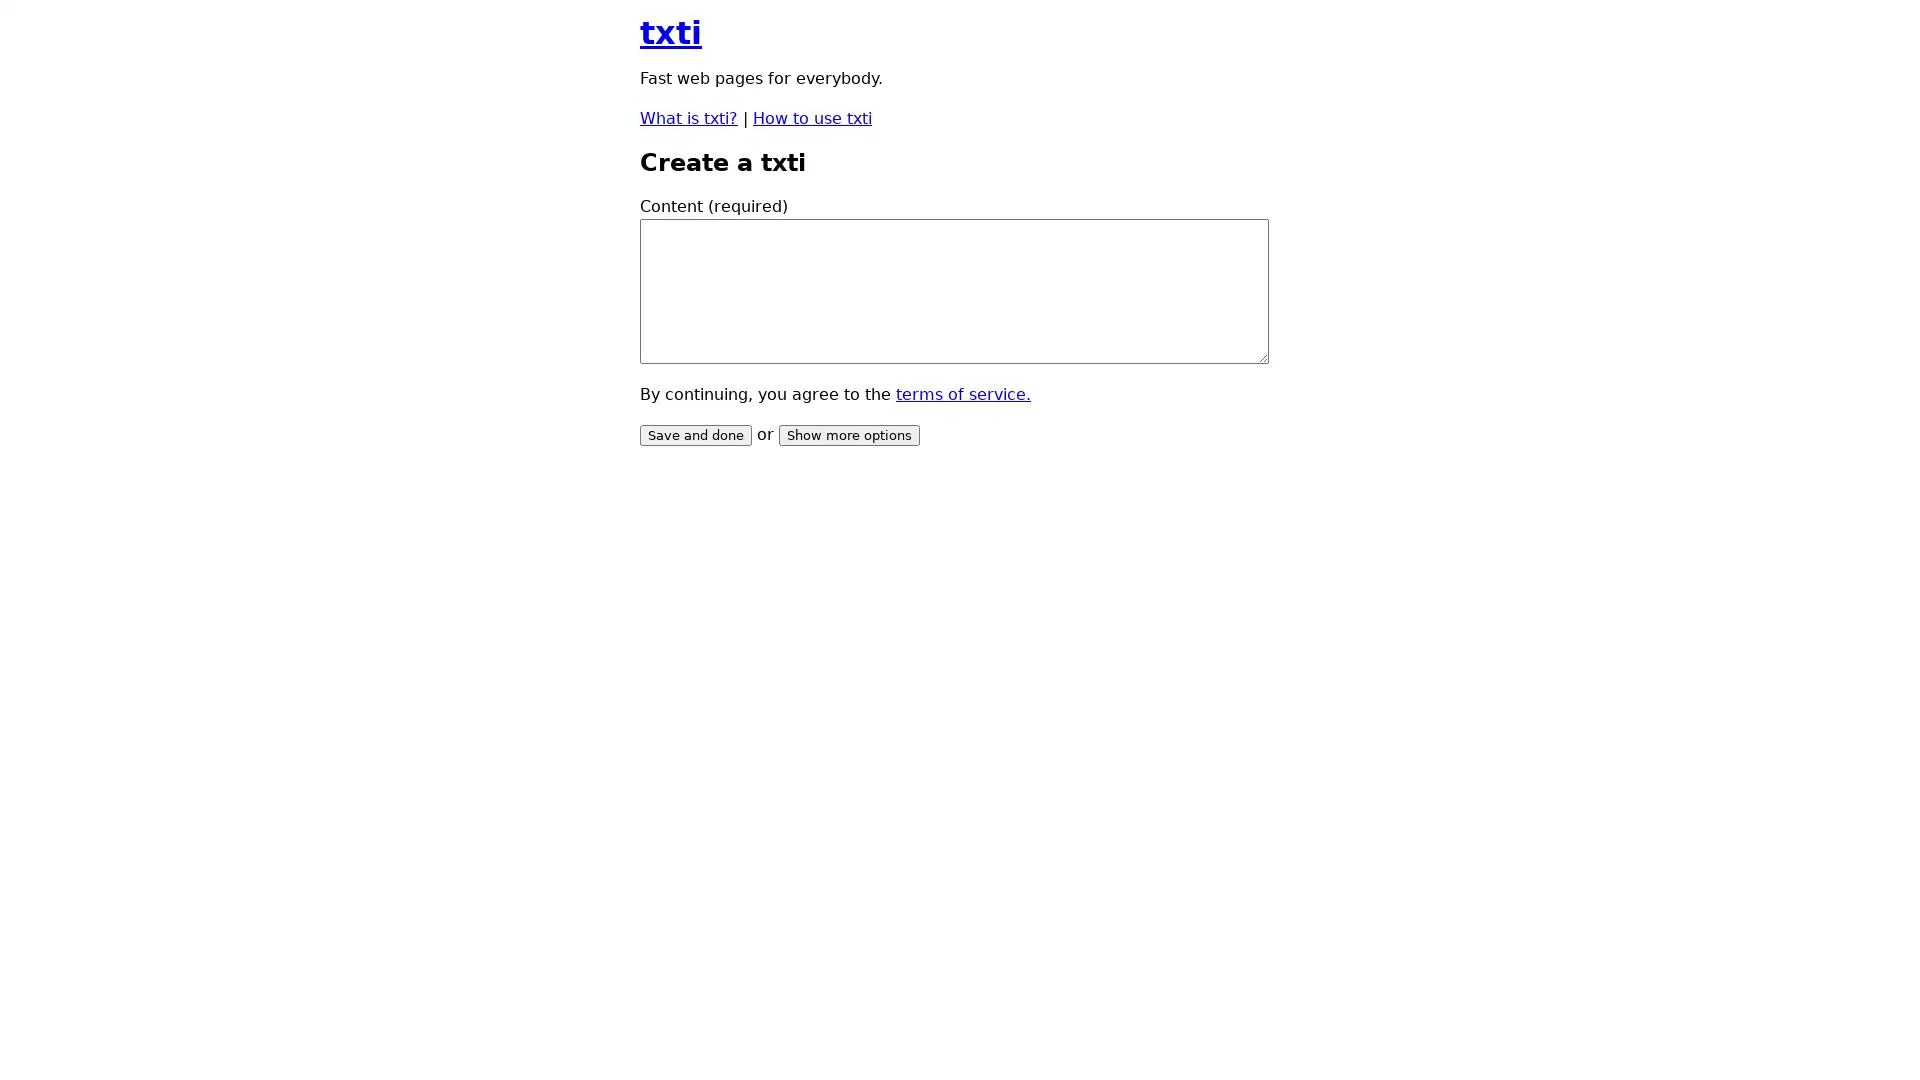 This screenshot has width=1920, height=1080. I want to click on Show more options, so click(849, 434).